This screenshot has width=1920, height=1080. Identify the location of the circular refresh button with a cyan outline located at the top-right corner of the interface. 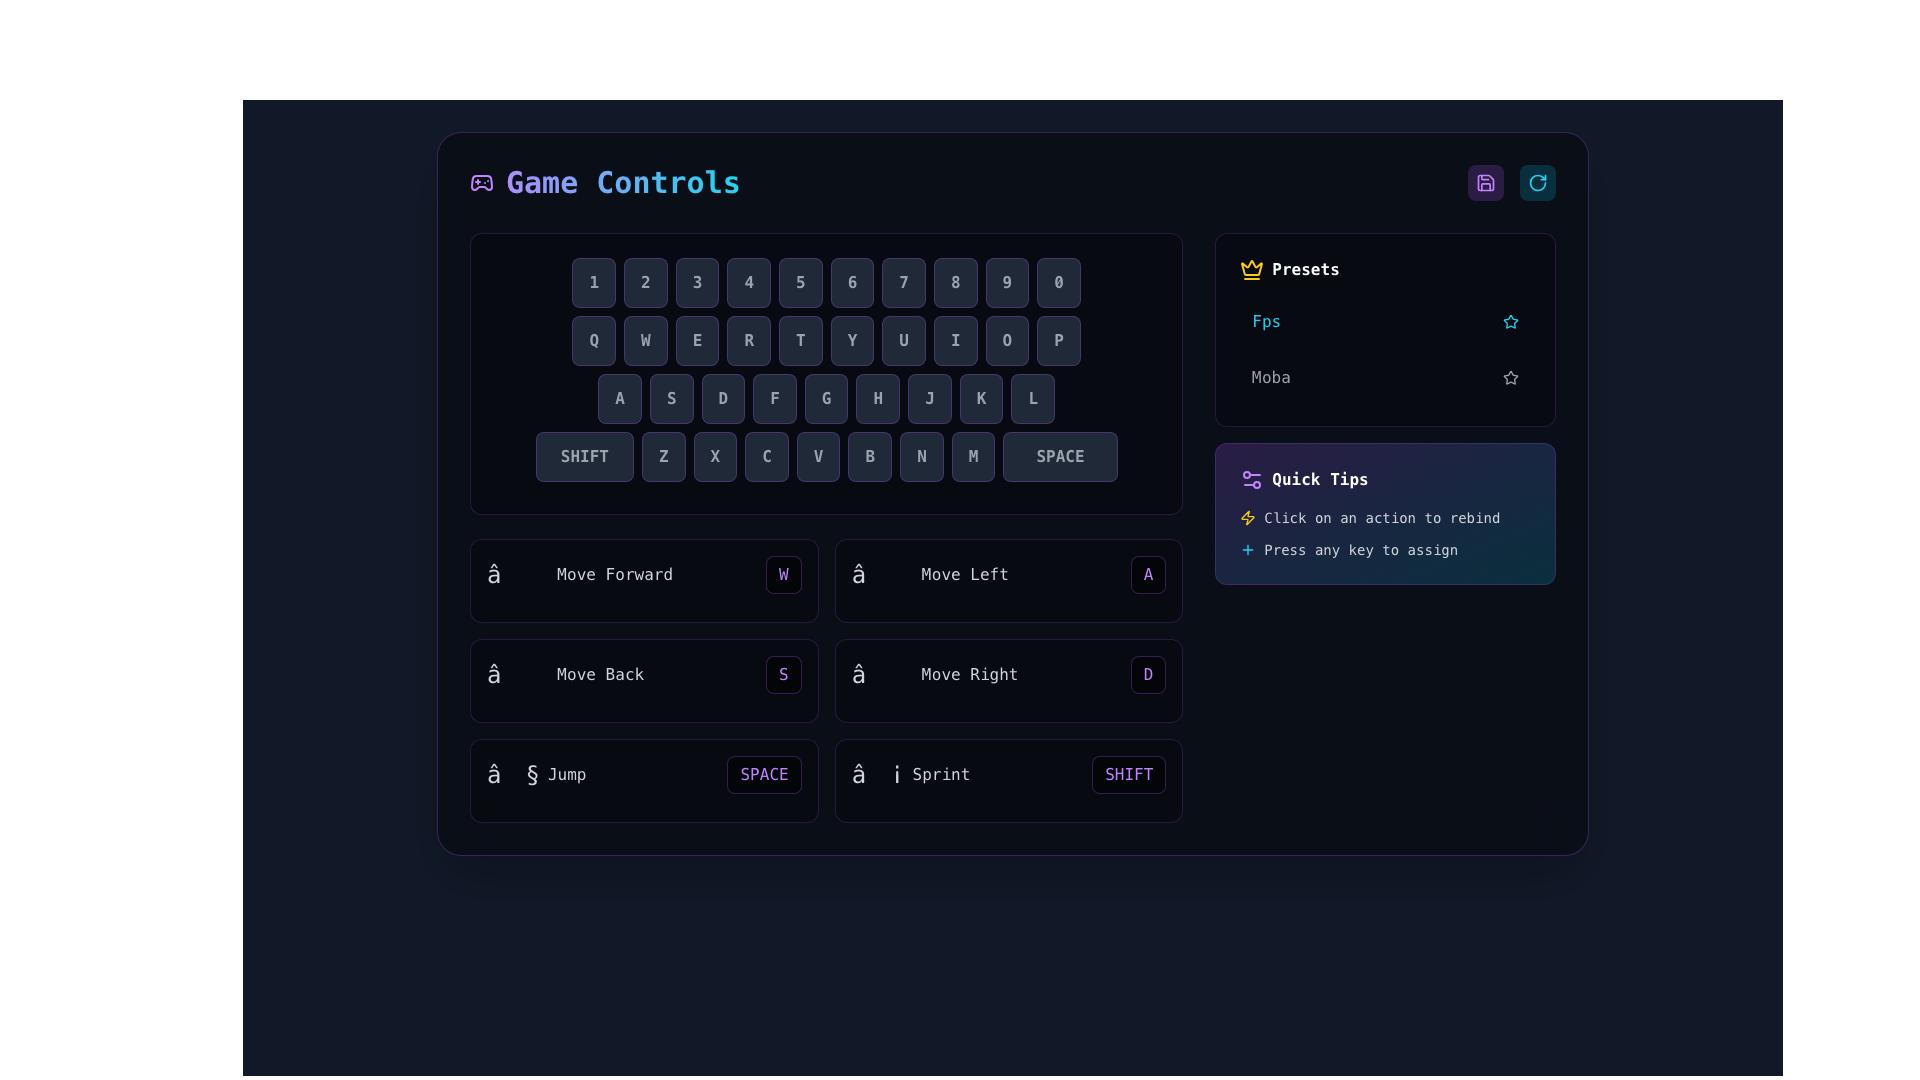
(1536, 182).